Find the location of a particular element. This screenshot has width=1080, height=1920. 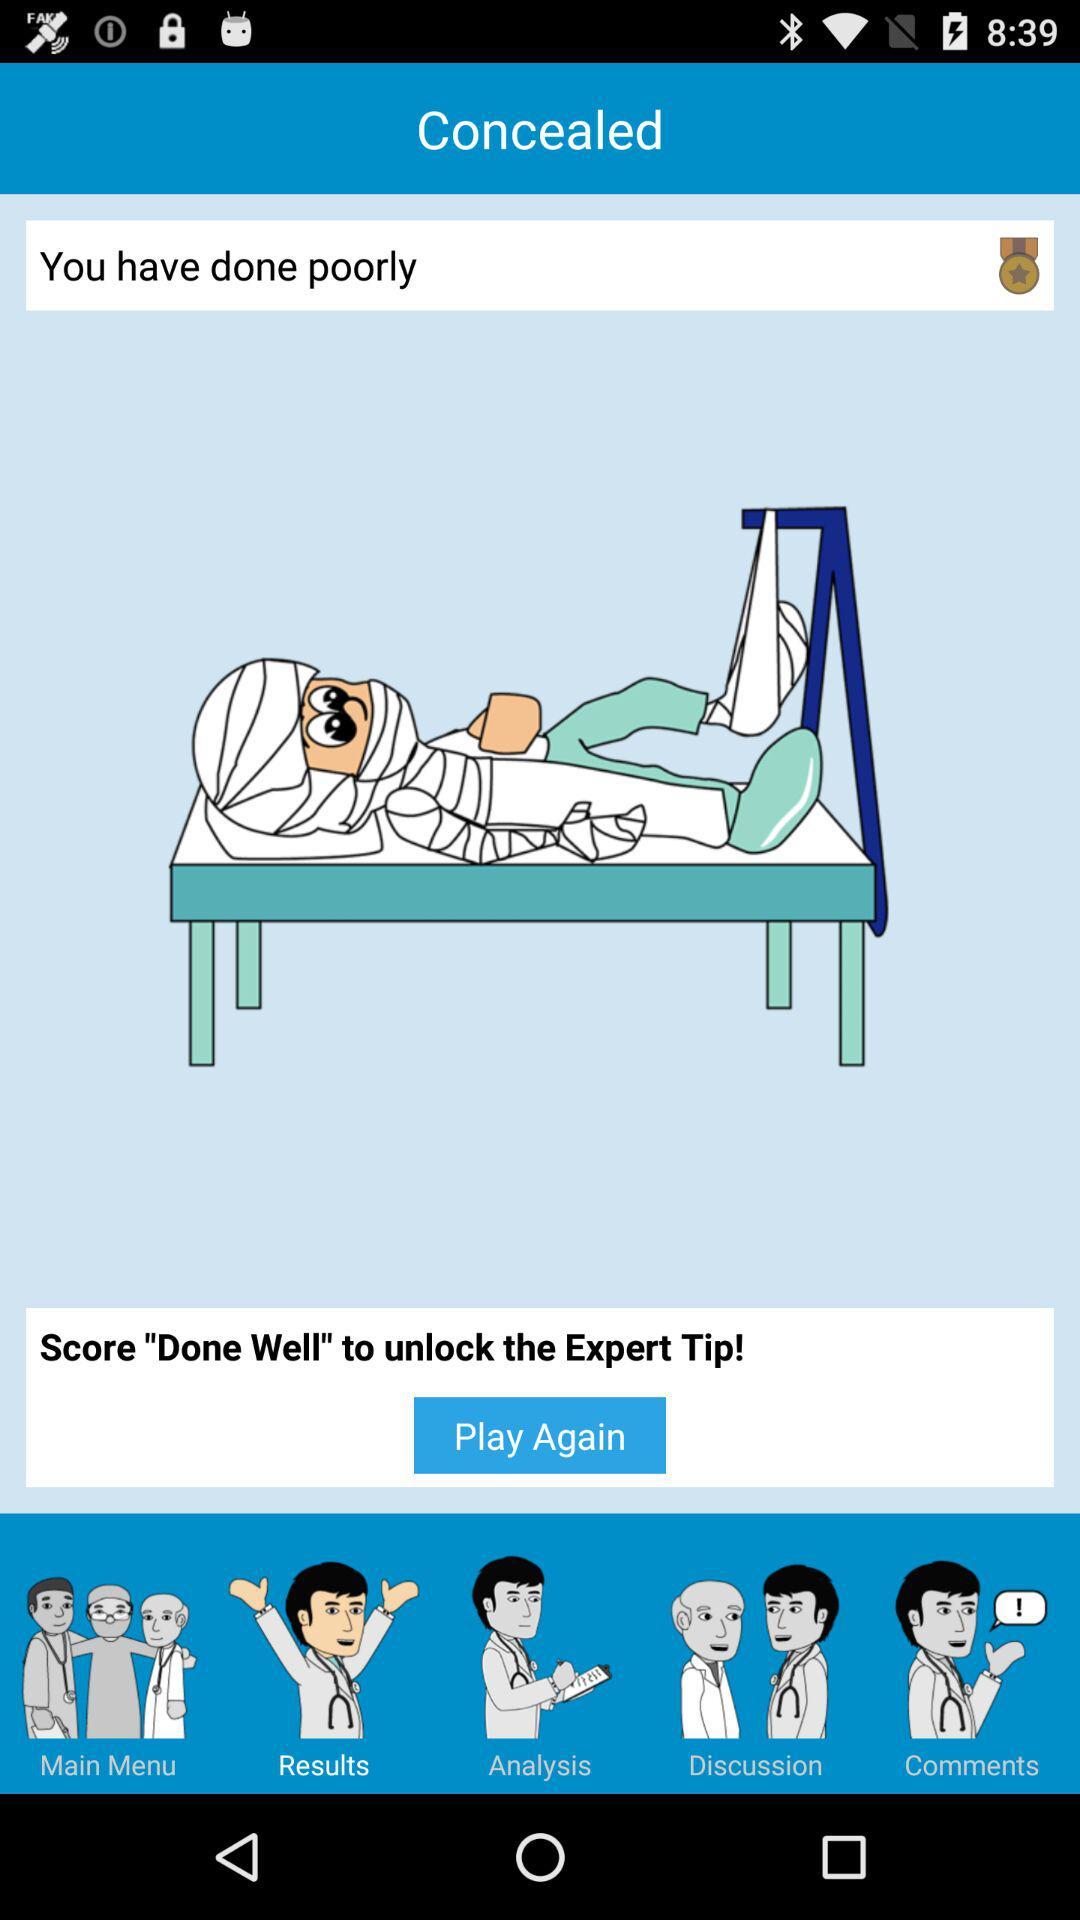

the play again icon is located at coordinates (540, 1434).